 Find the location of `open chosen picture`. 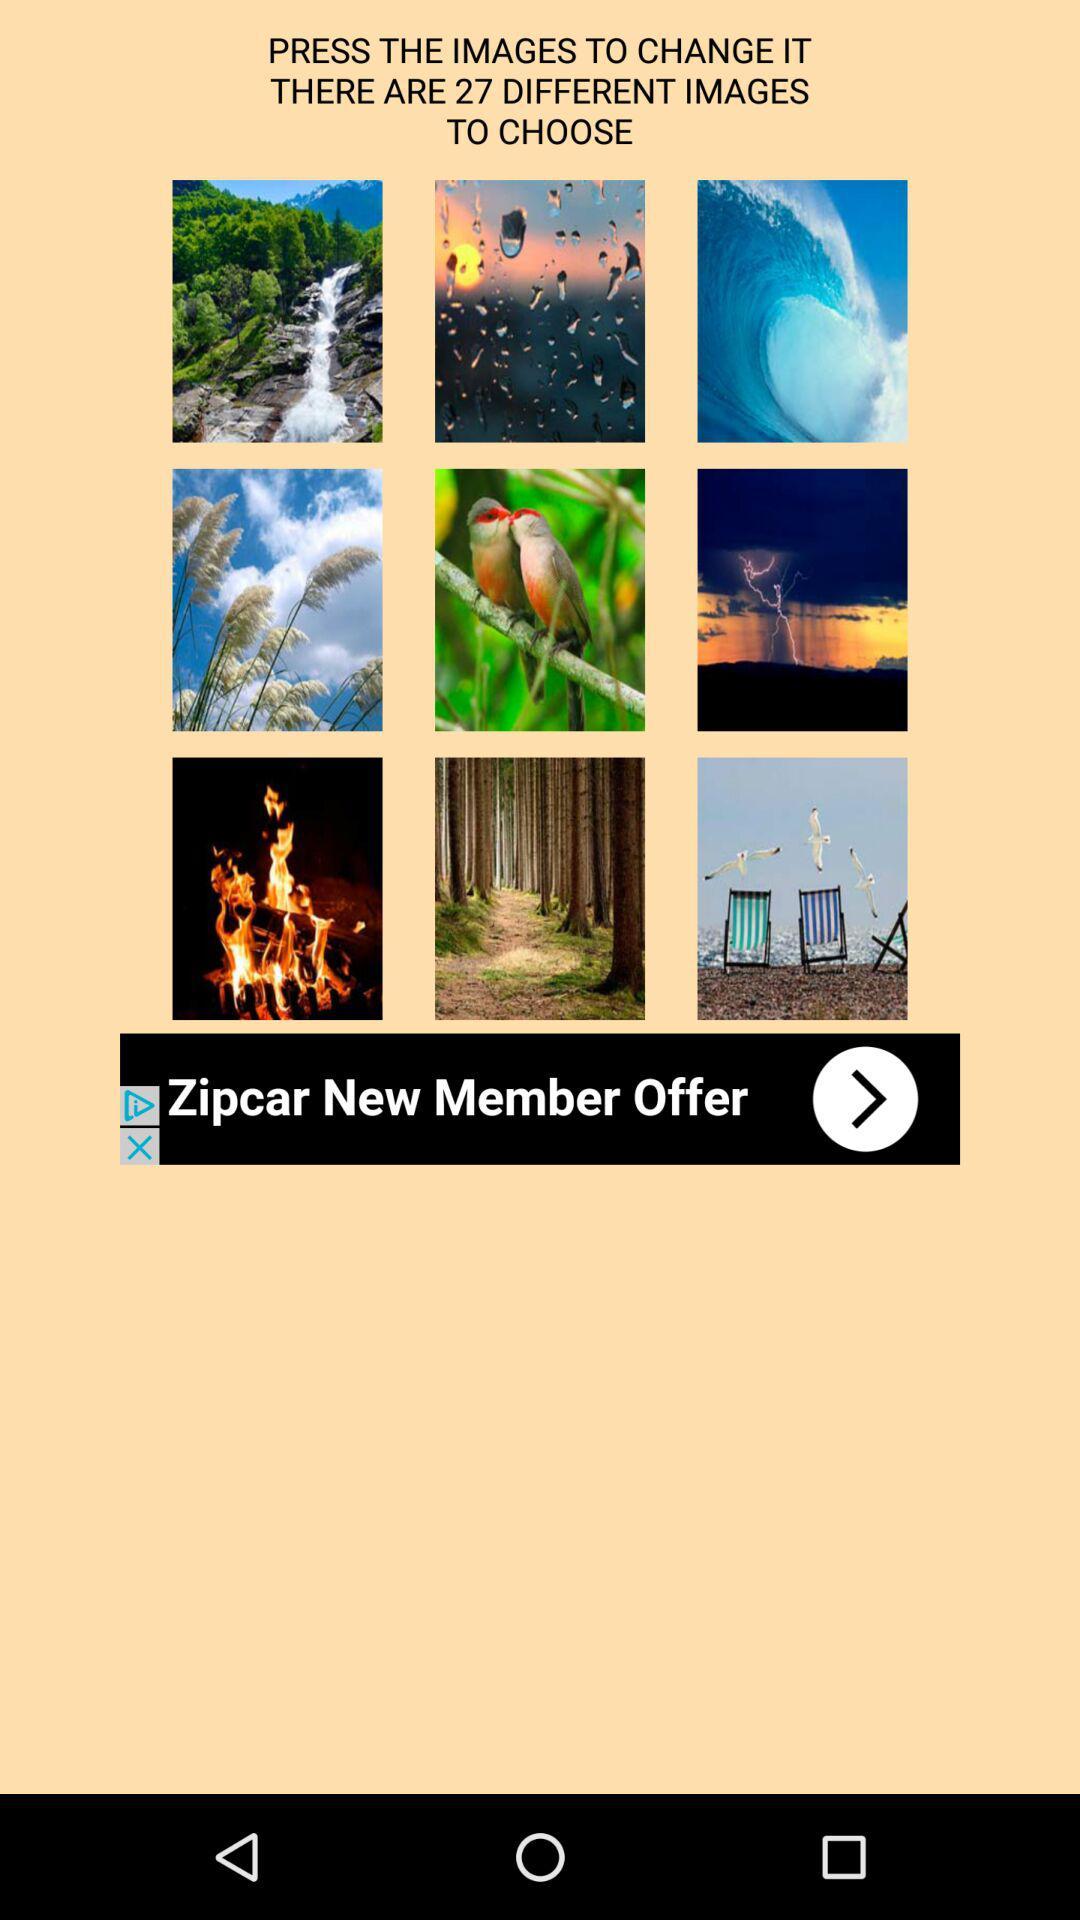

open chosen picture is located at coordinates (801, 599).